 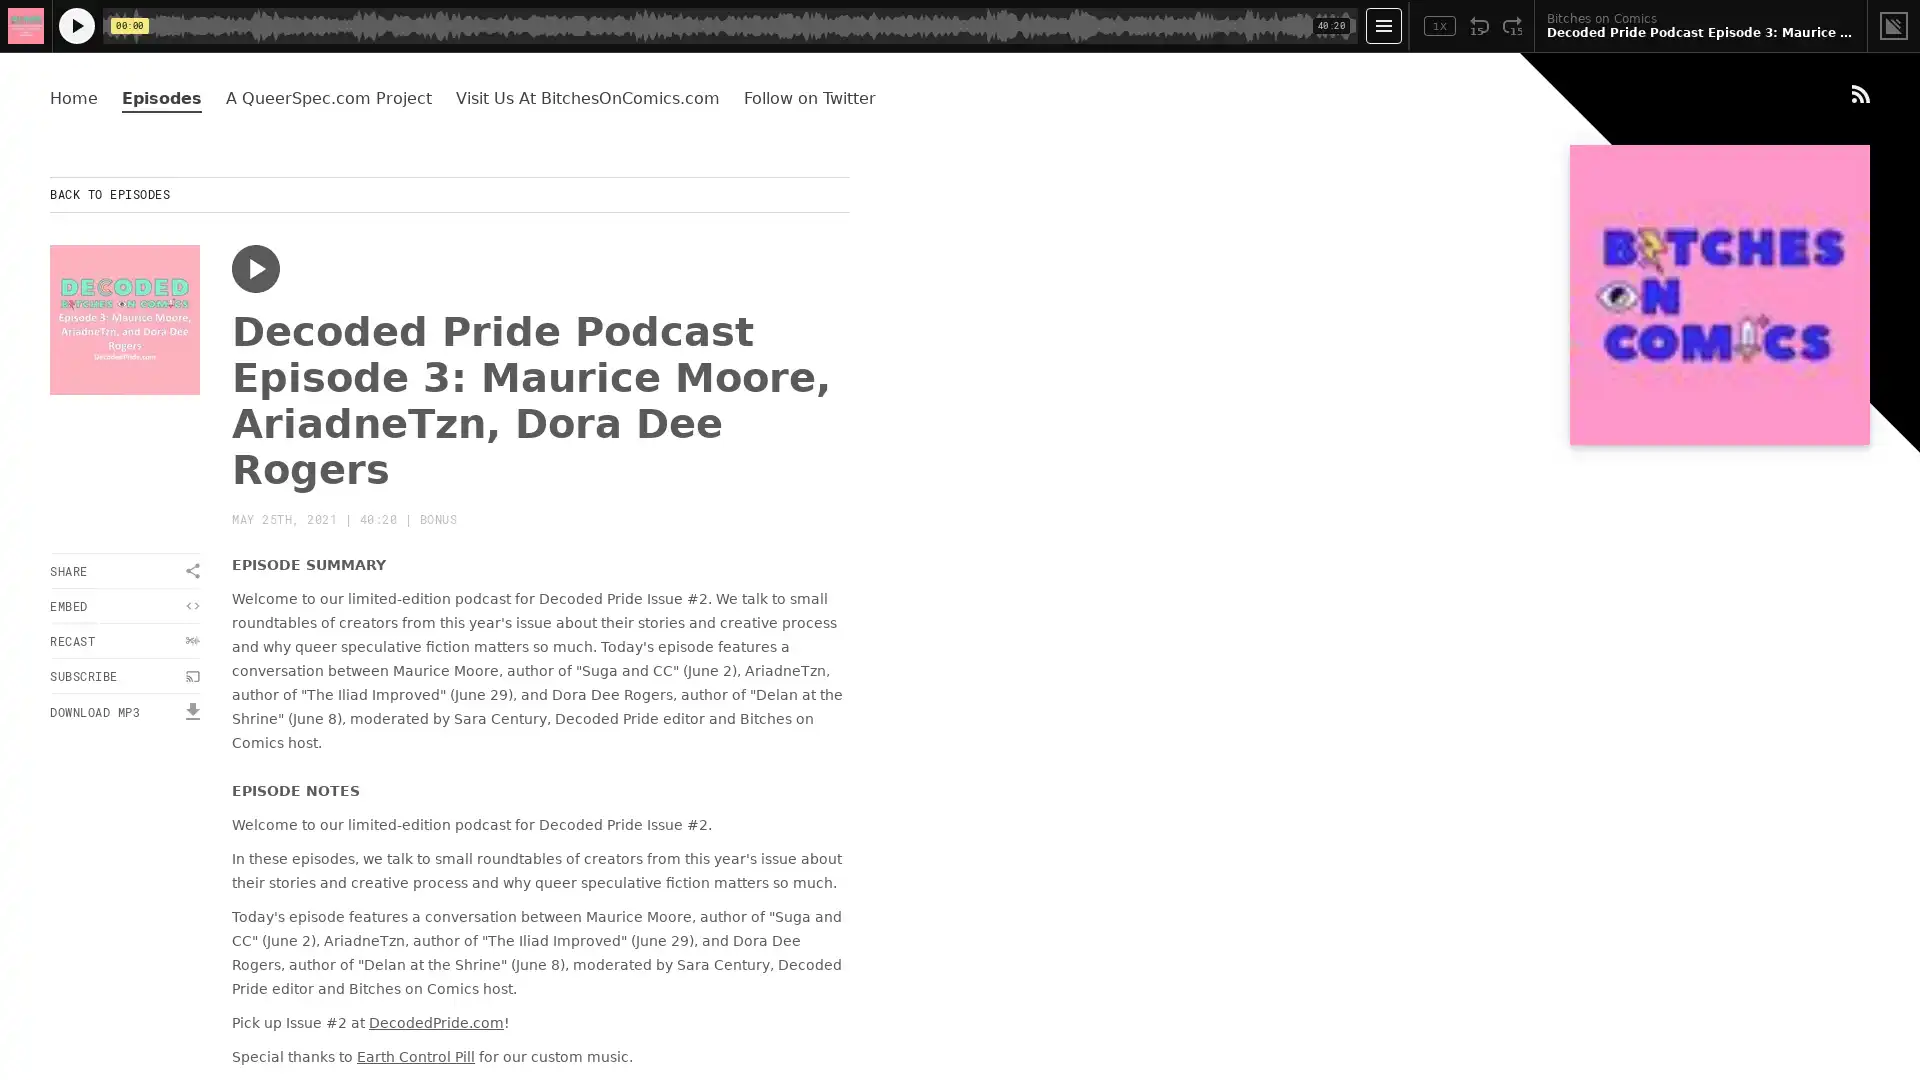 What do you see at coordinates (1512, 26) in the screenshot?
I see `Fast Forward 15 Seconds` at bounding box center [1512, 26].